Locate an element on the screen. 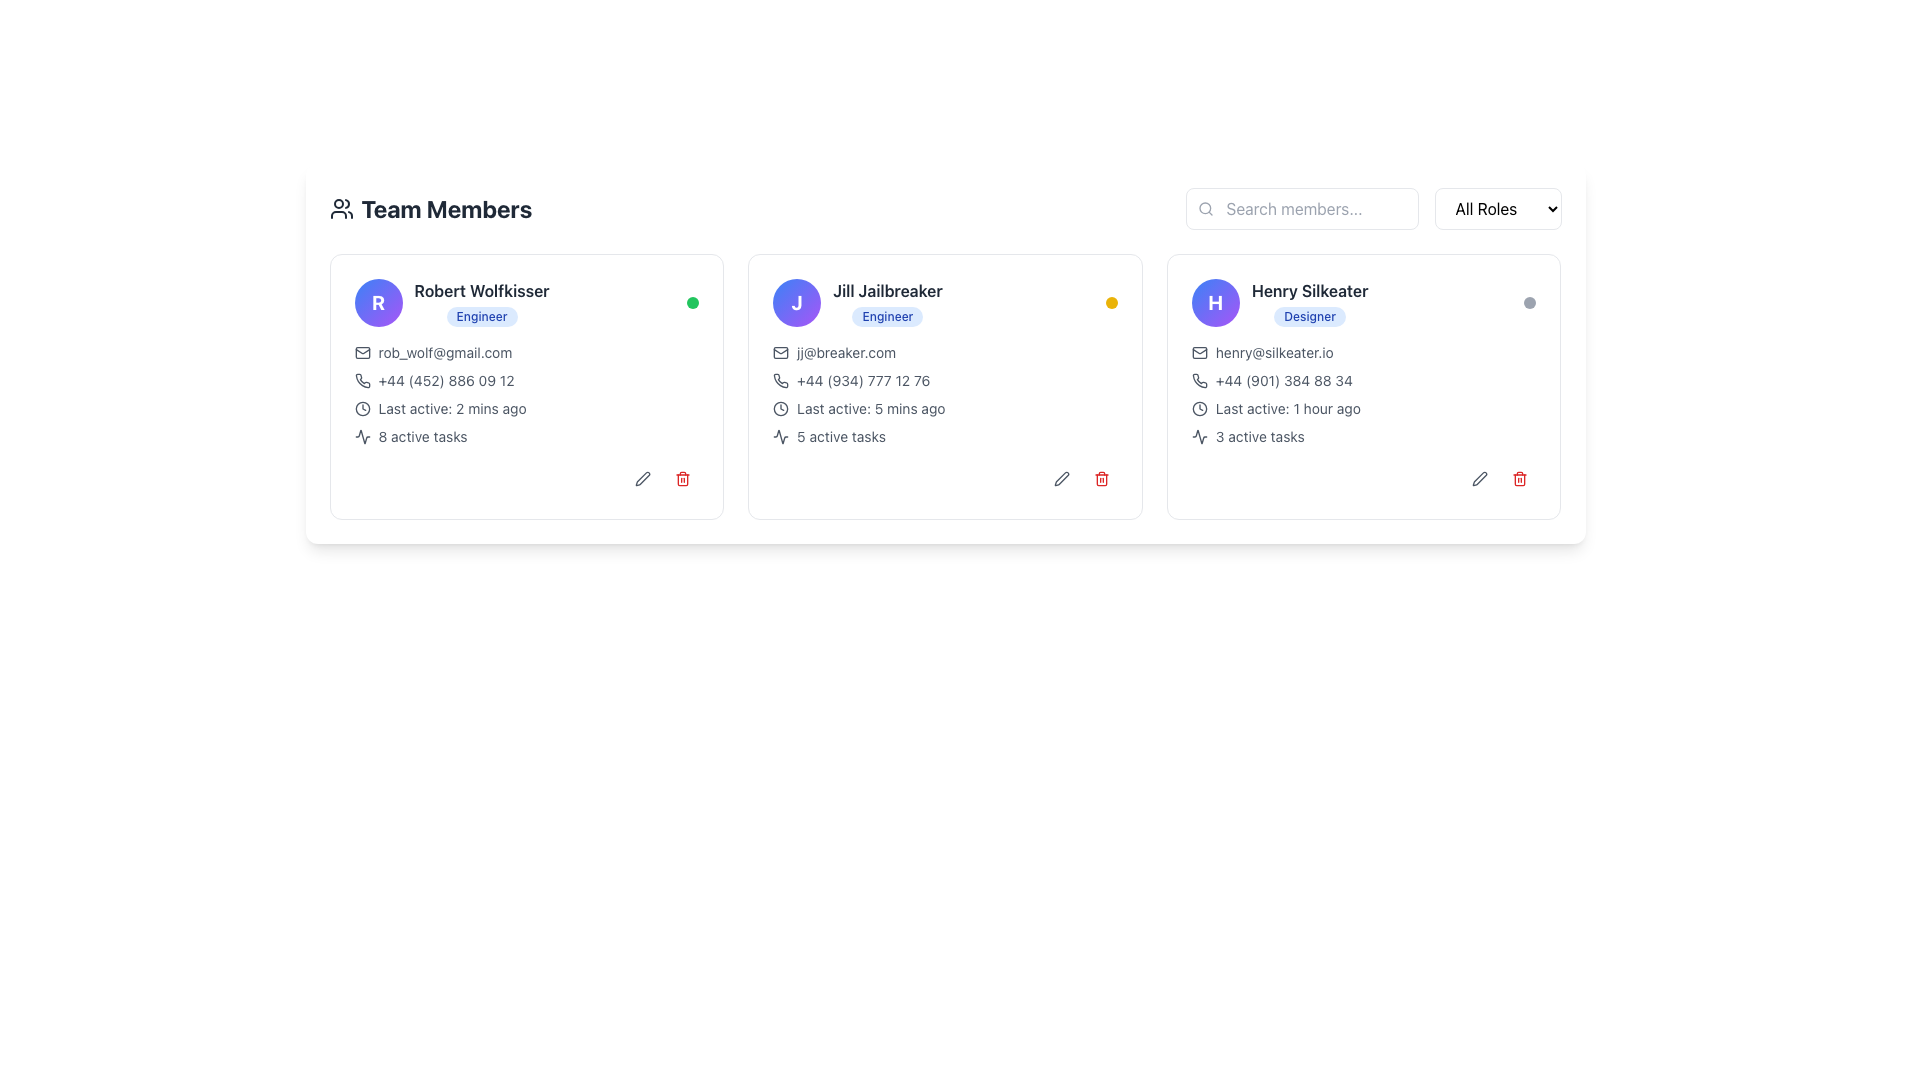 The image size is (1920, 1080). text of the Badge indicating the user's role as 'Designer', located in the right-most user information card below the name 'Henry Silkeater' is located at coordinates (1310, 315).